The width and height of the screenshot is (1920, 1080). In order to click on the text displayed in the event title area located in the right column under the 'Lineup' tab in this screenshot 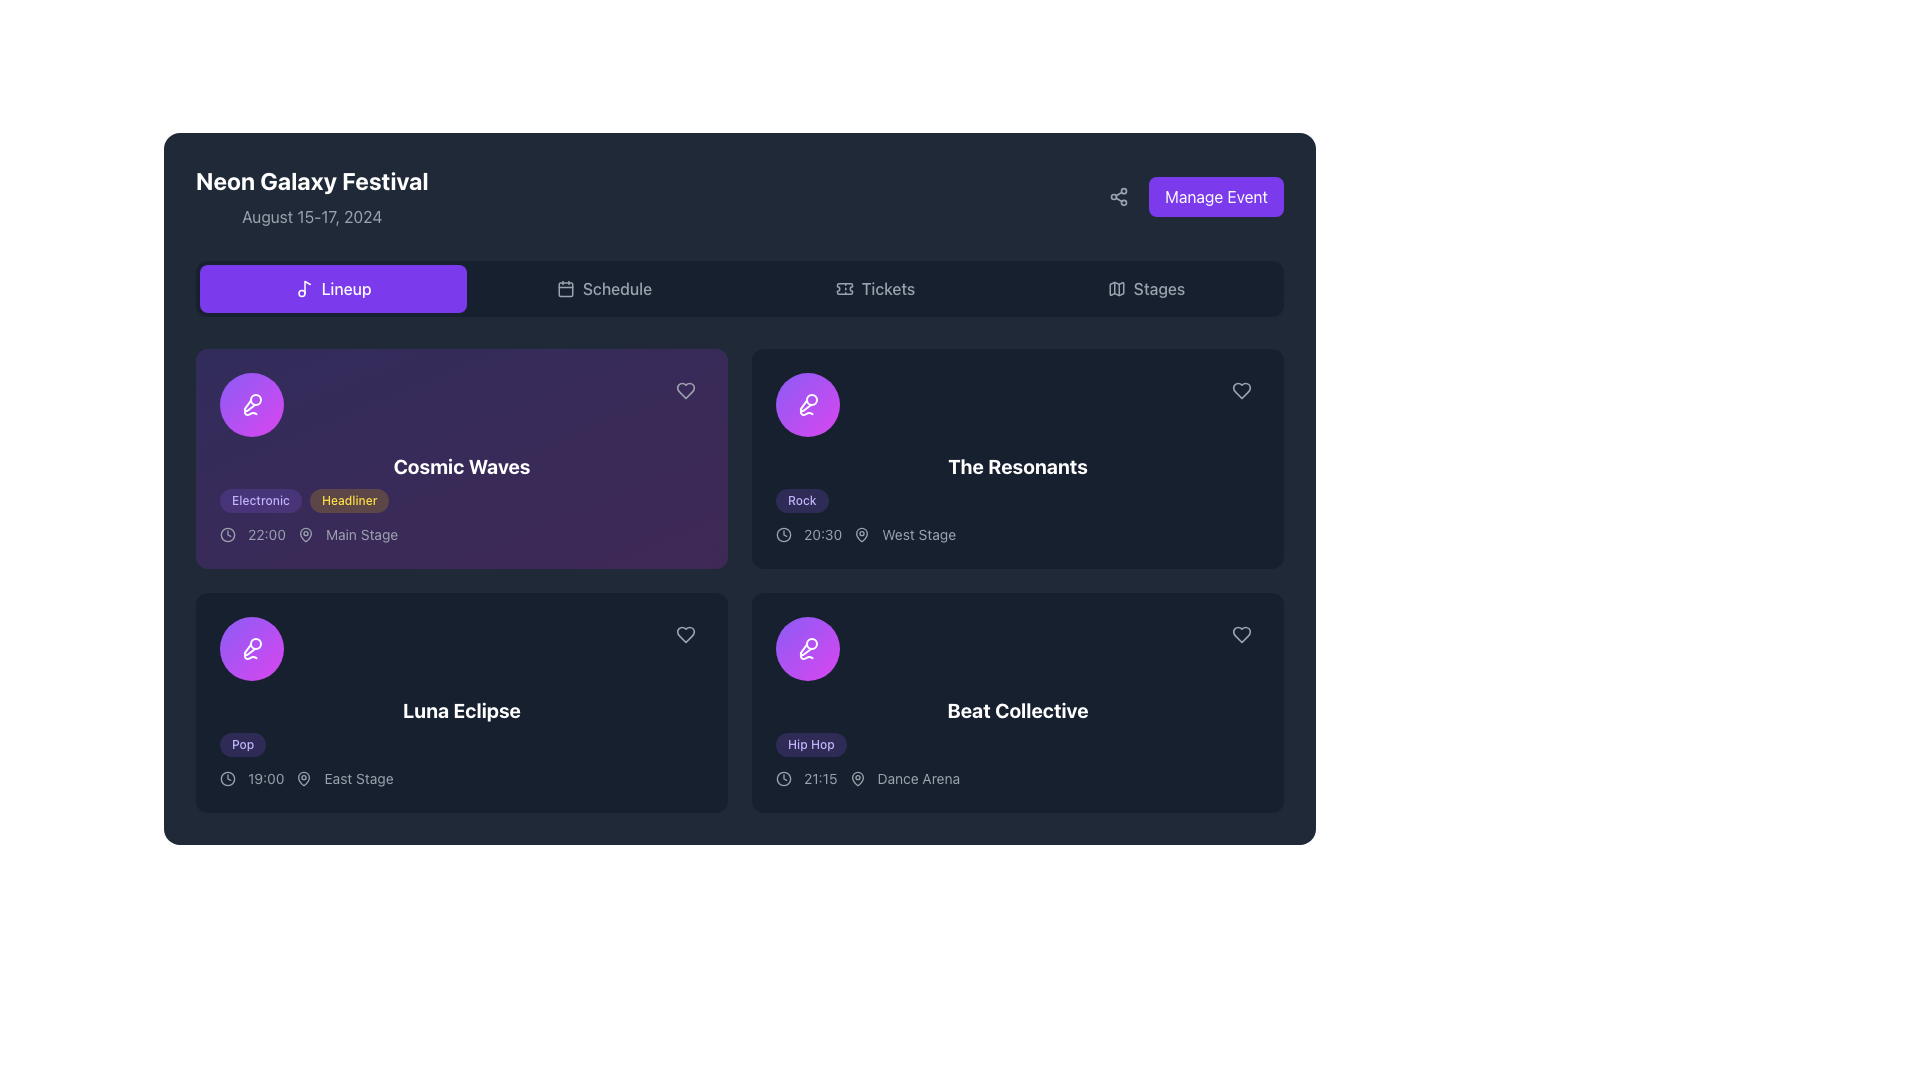, I will do `click(1017, 466)`.